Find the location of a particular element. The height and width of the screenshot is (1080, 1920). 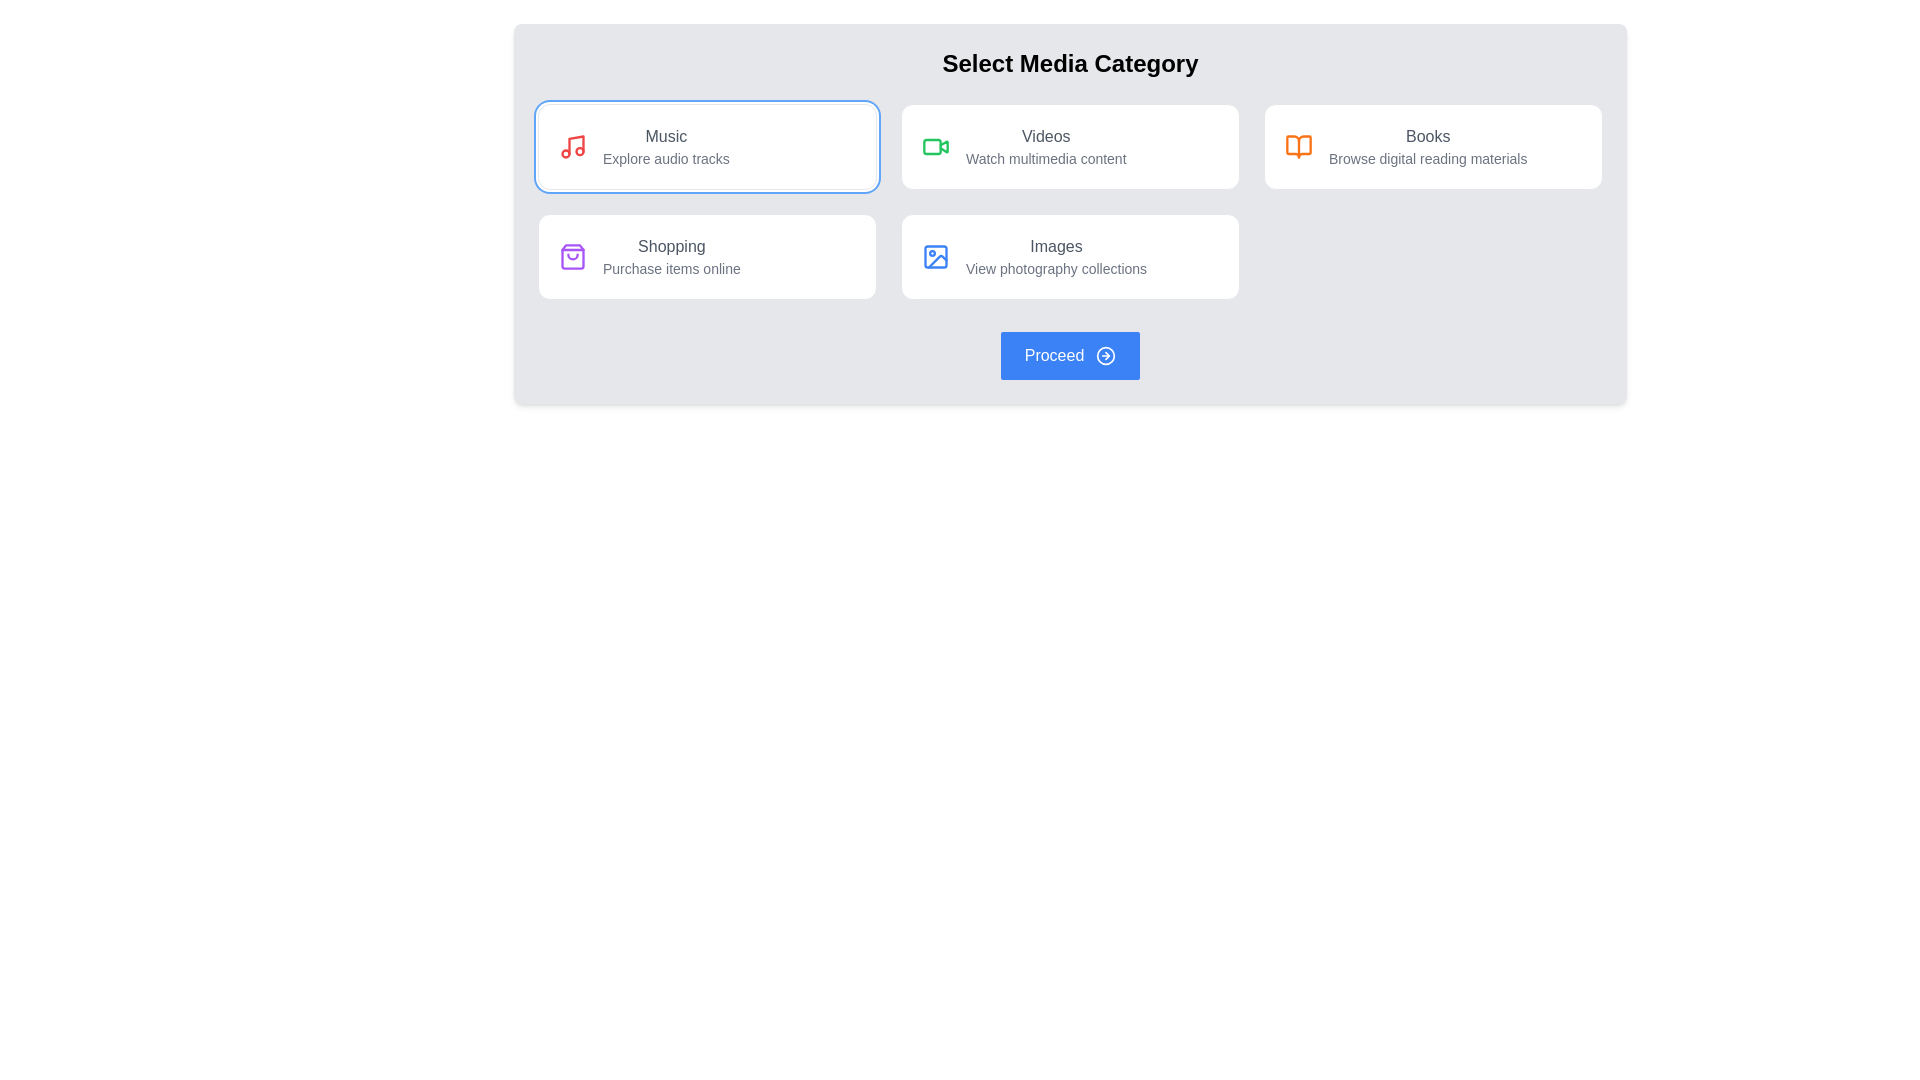

to select the 'Videos' category from the top row of media category options, which includes a bold title 'Videos' and a subtitle 'Watch multimedia content' is located at coordinates (1045, 145).